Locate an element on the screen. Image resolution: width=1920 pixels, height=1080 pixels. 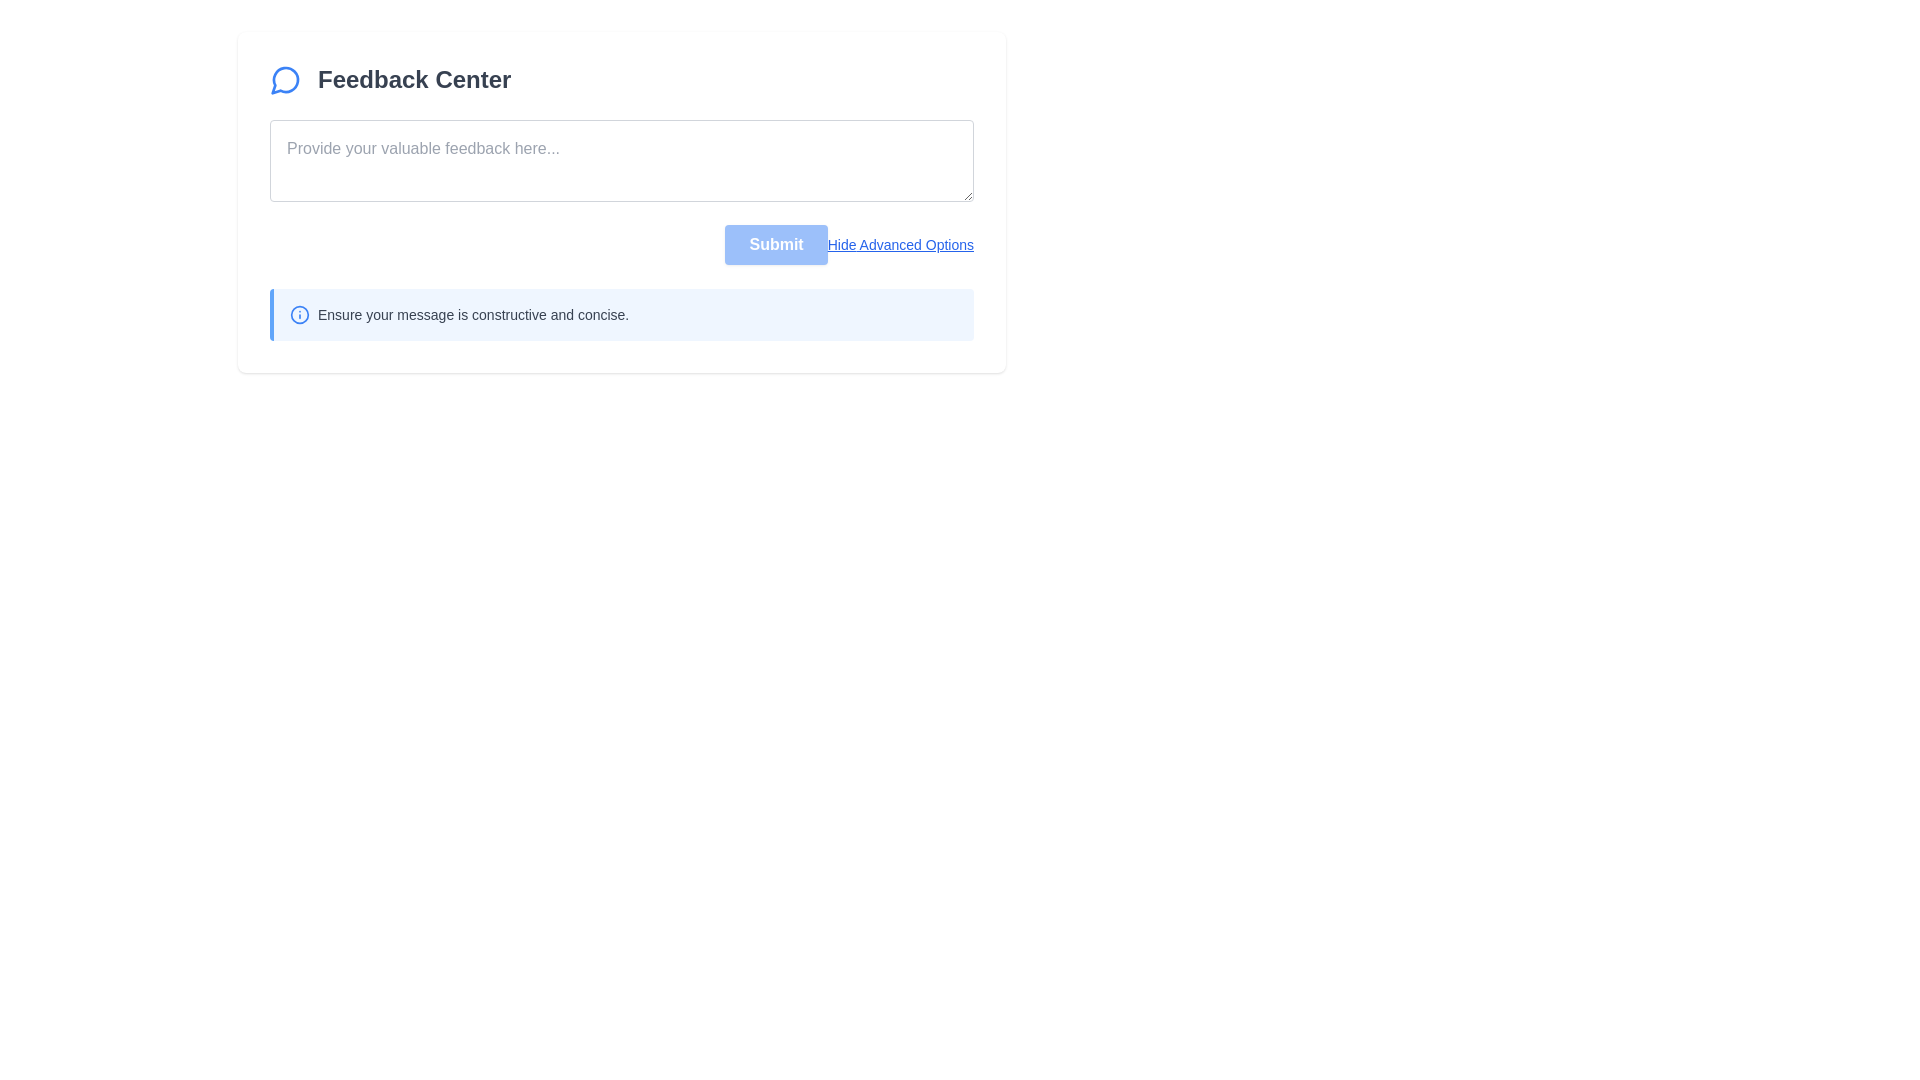
the rectangular blue 'Submit' button with rounded corners is located at coordinates (775, 244).